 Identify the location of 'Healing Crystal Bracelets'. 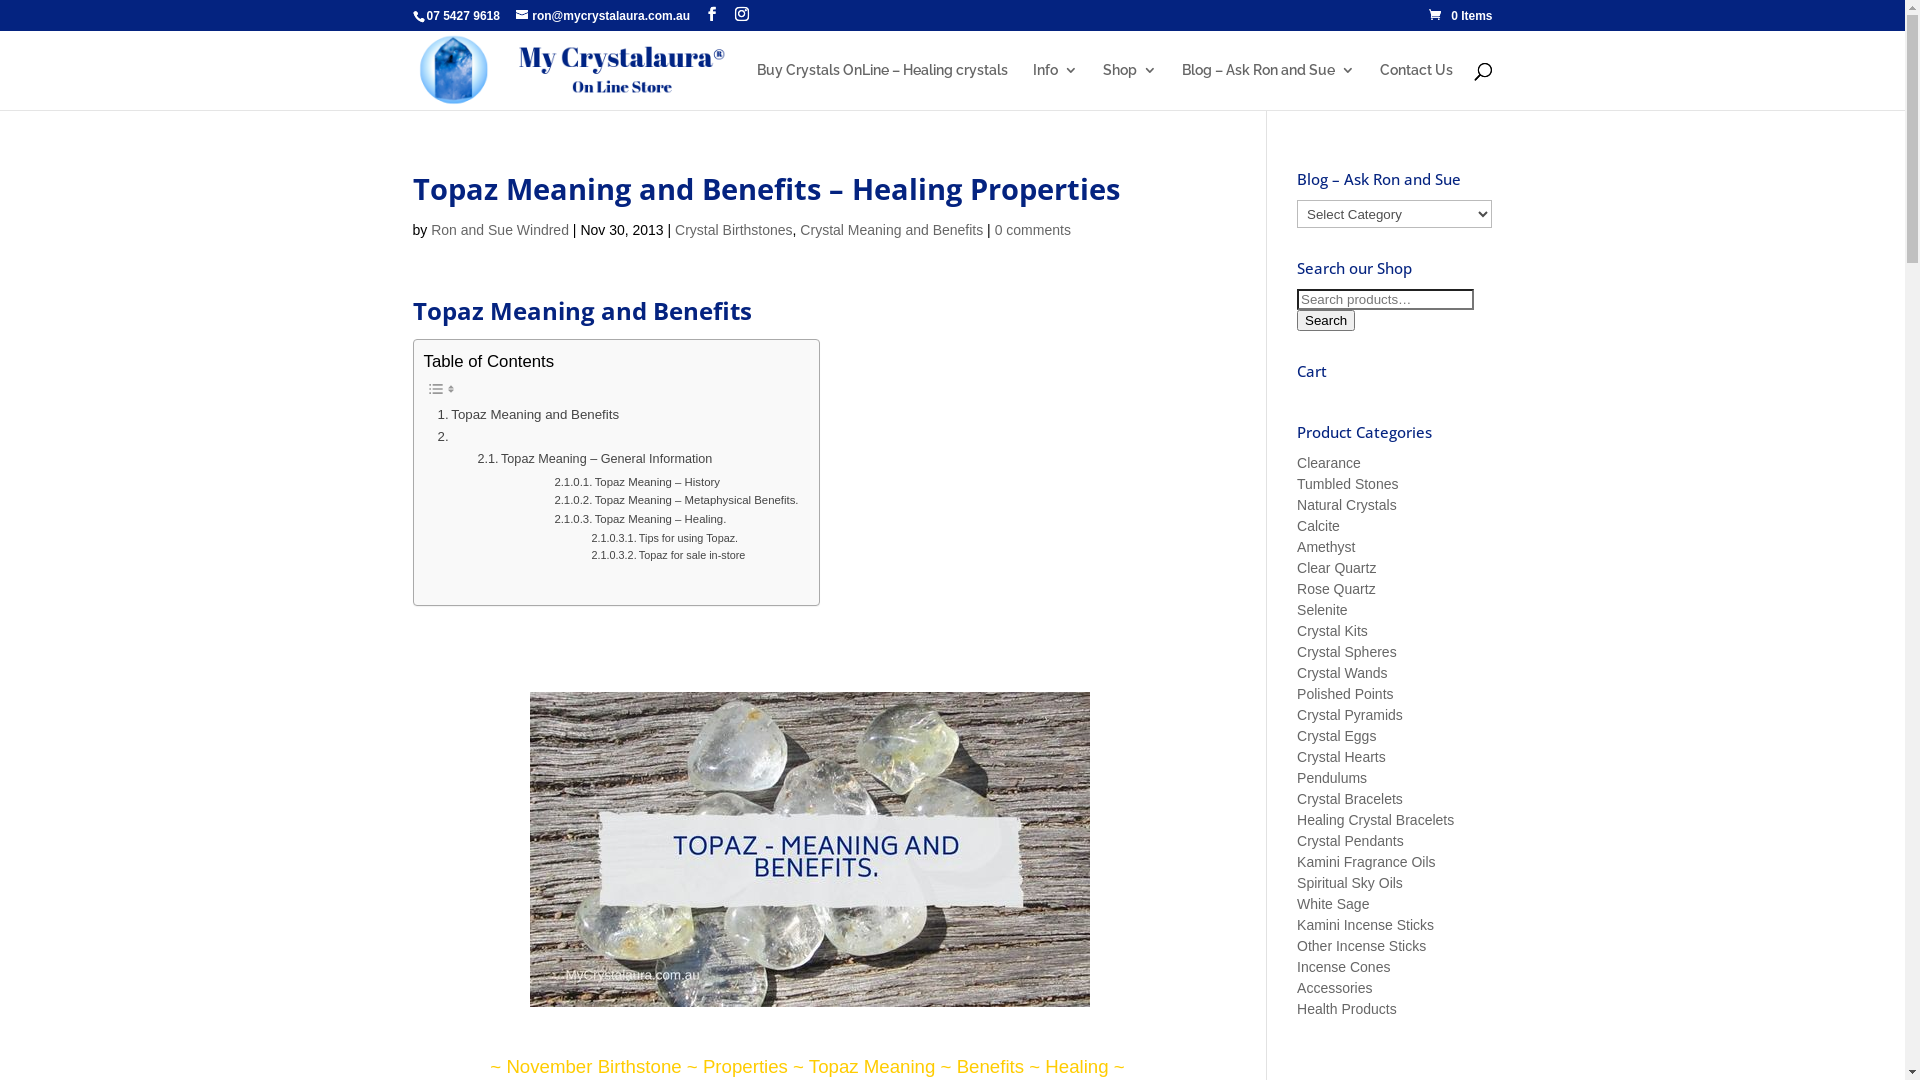
(1374, 820).